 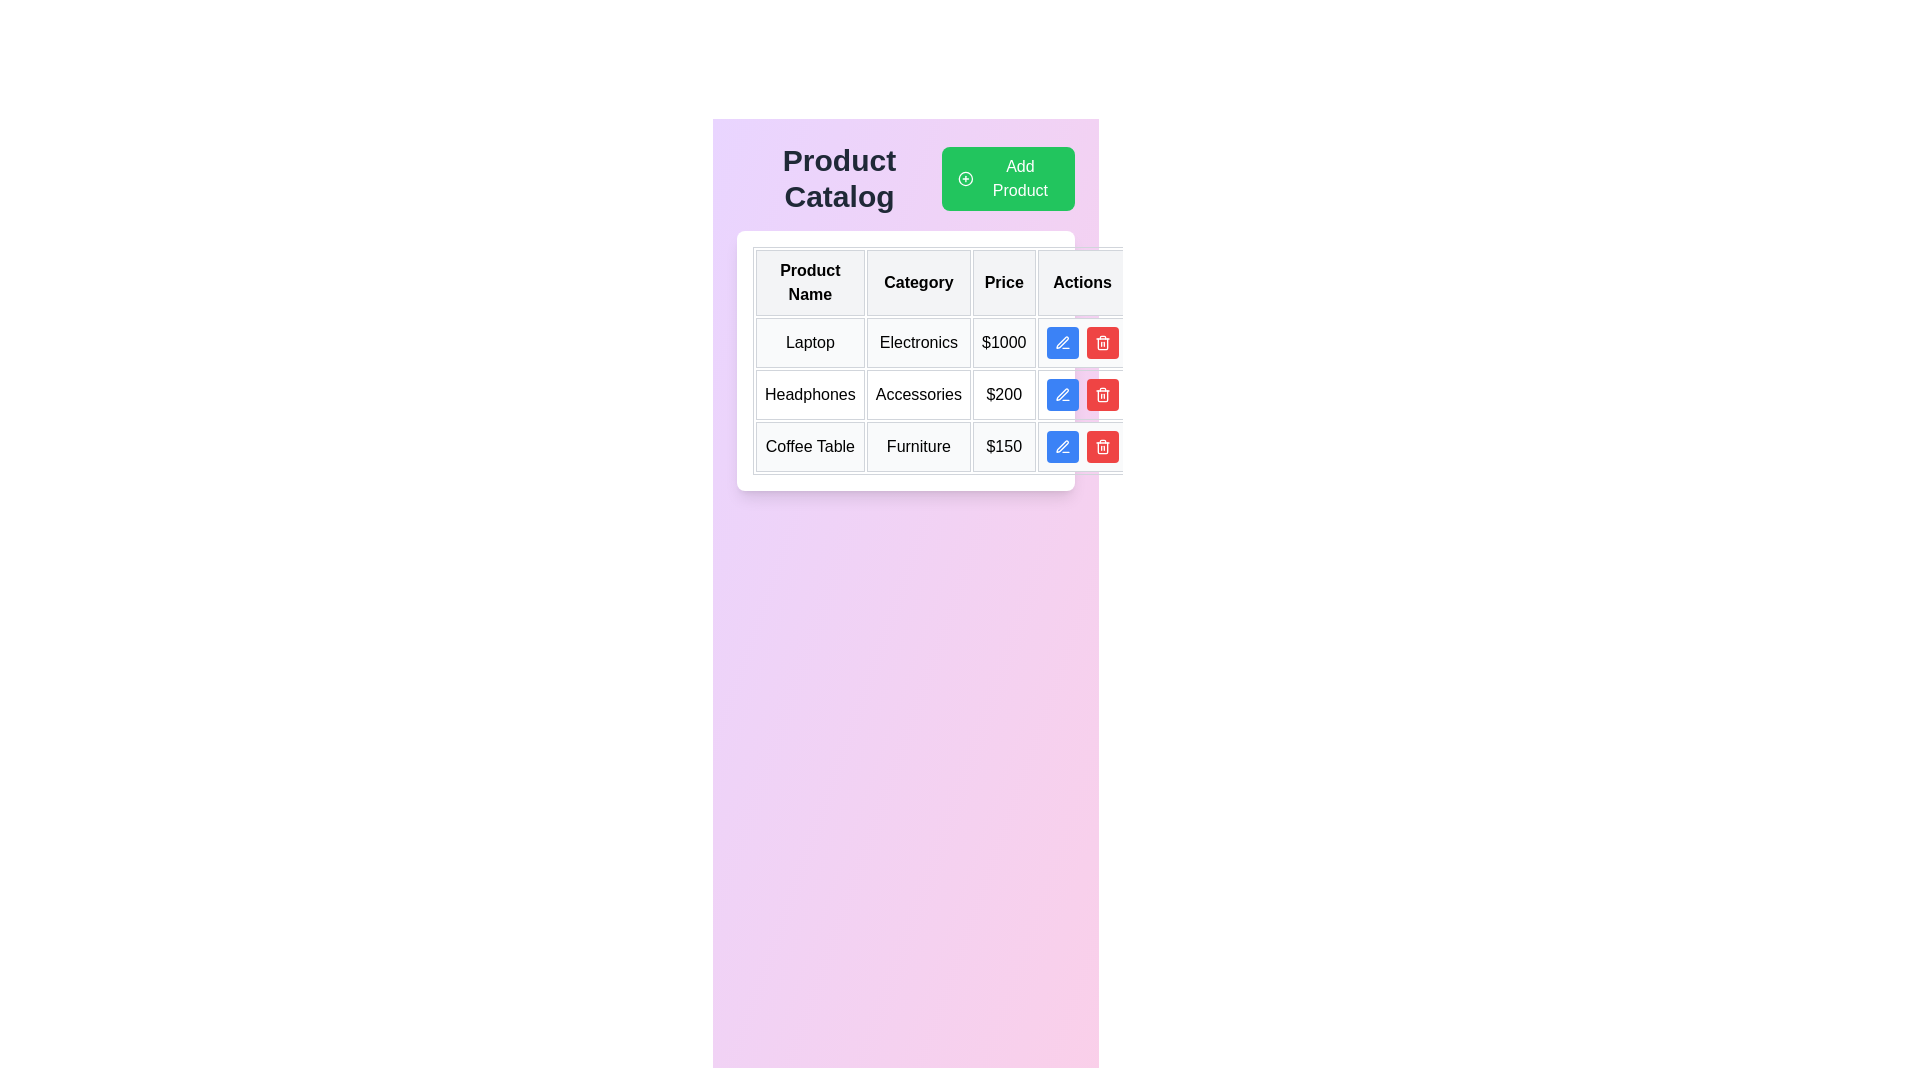 I want to click on the text label displaying 'Furniture', which is located, so click(x=917, y=446).